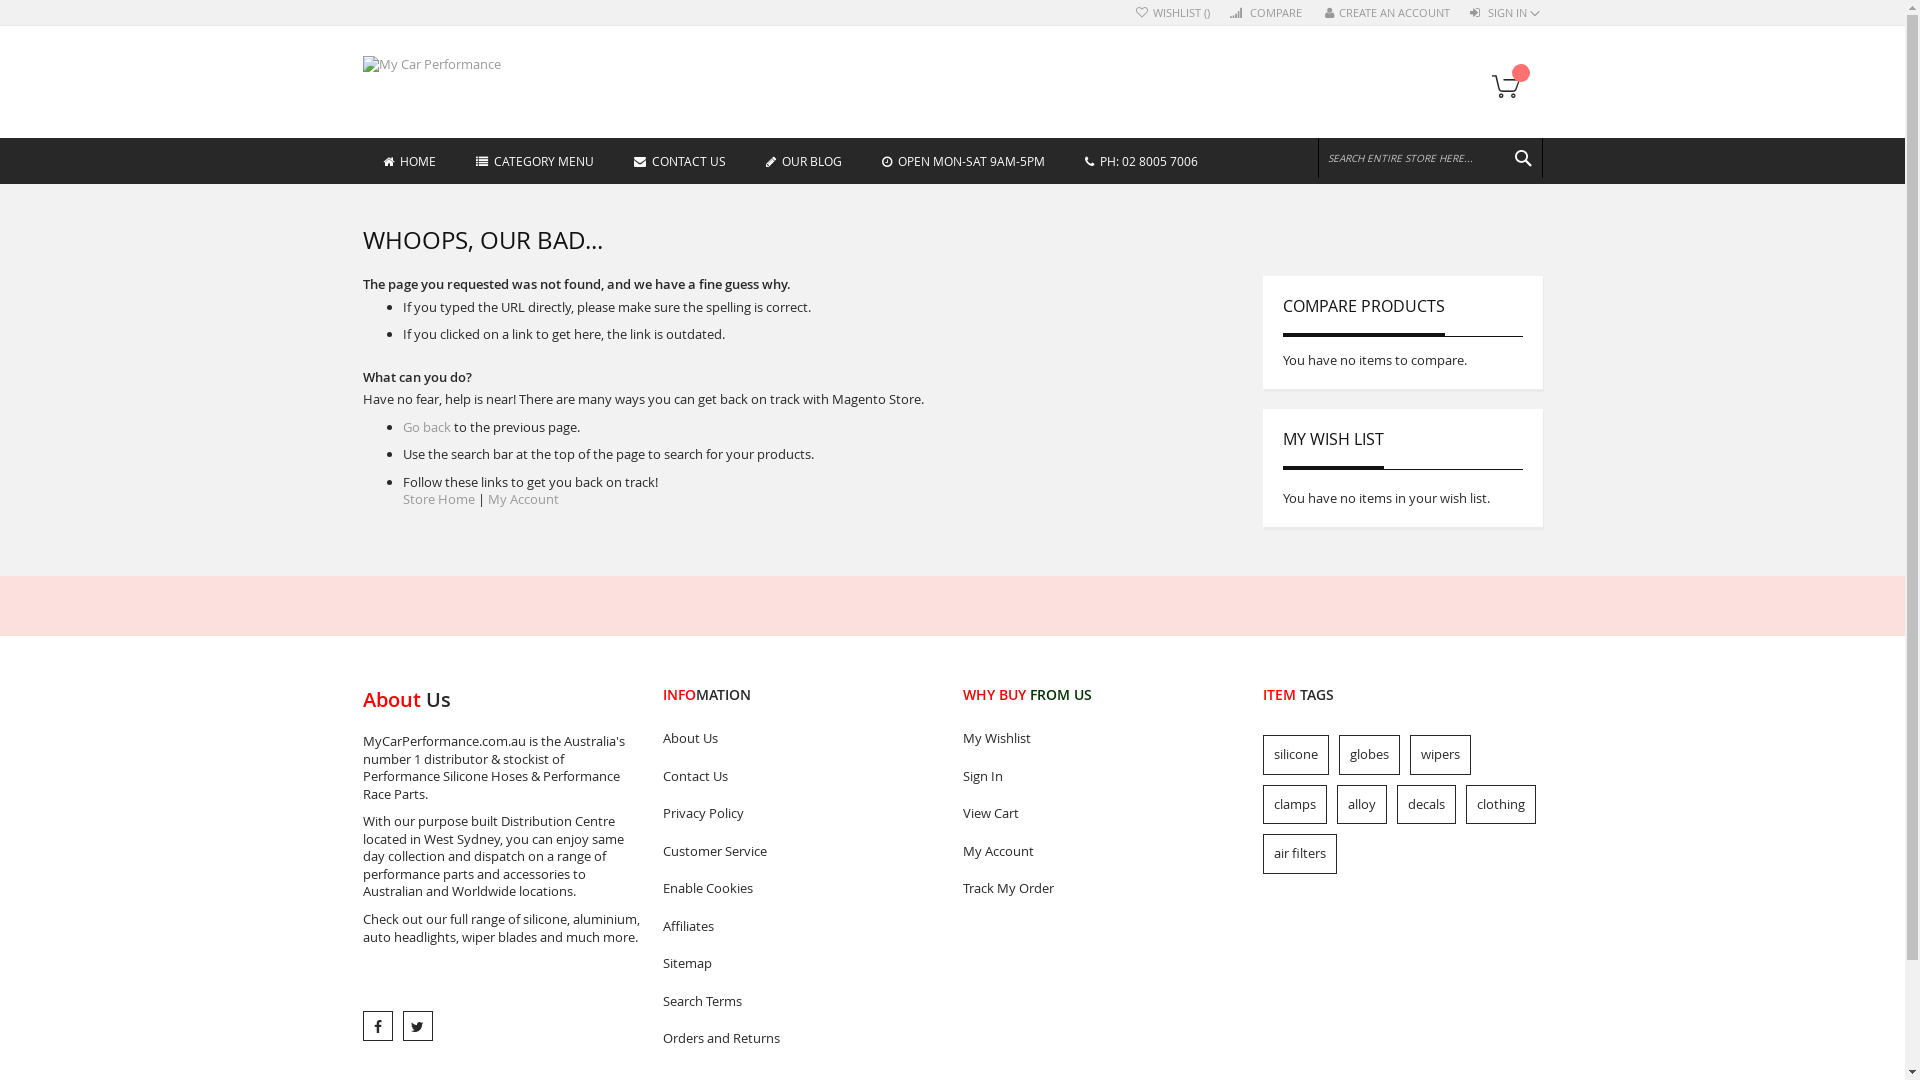 This screenshot has height=1080, width=1920. What do you see at coordinates (1360, 802) in the screenshot?
I see `'alloy'` at bounding box center [1360, 802].